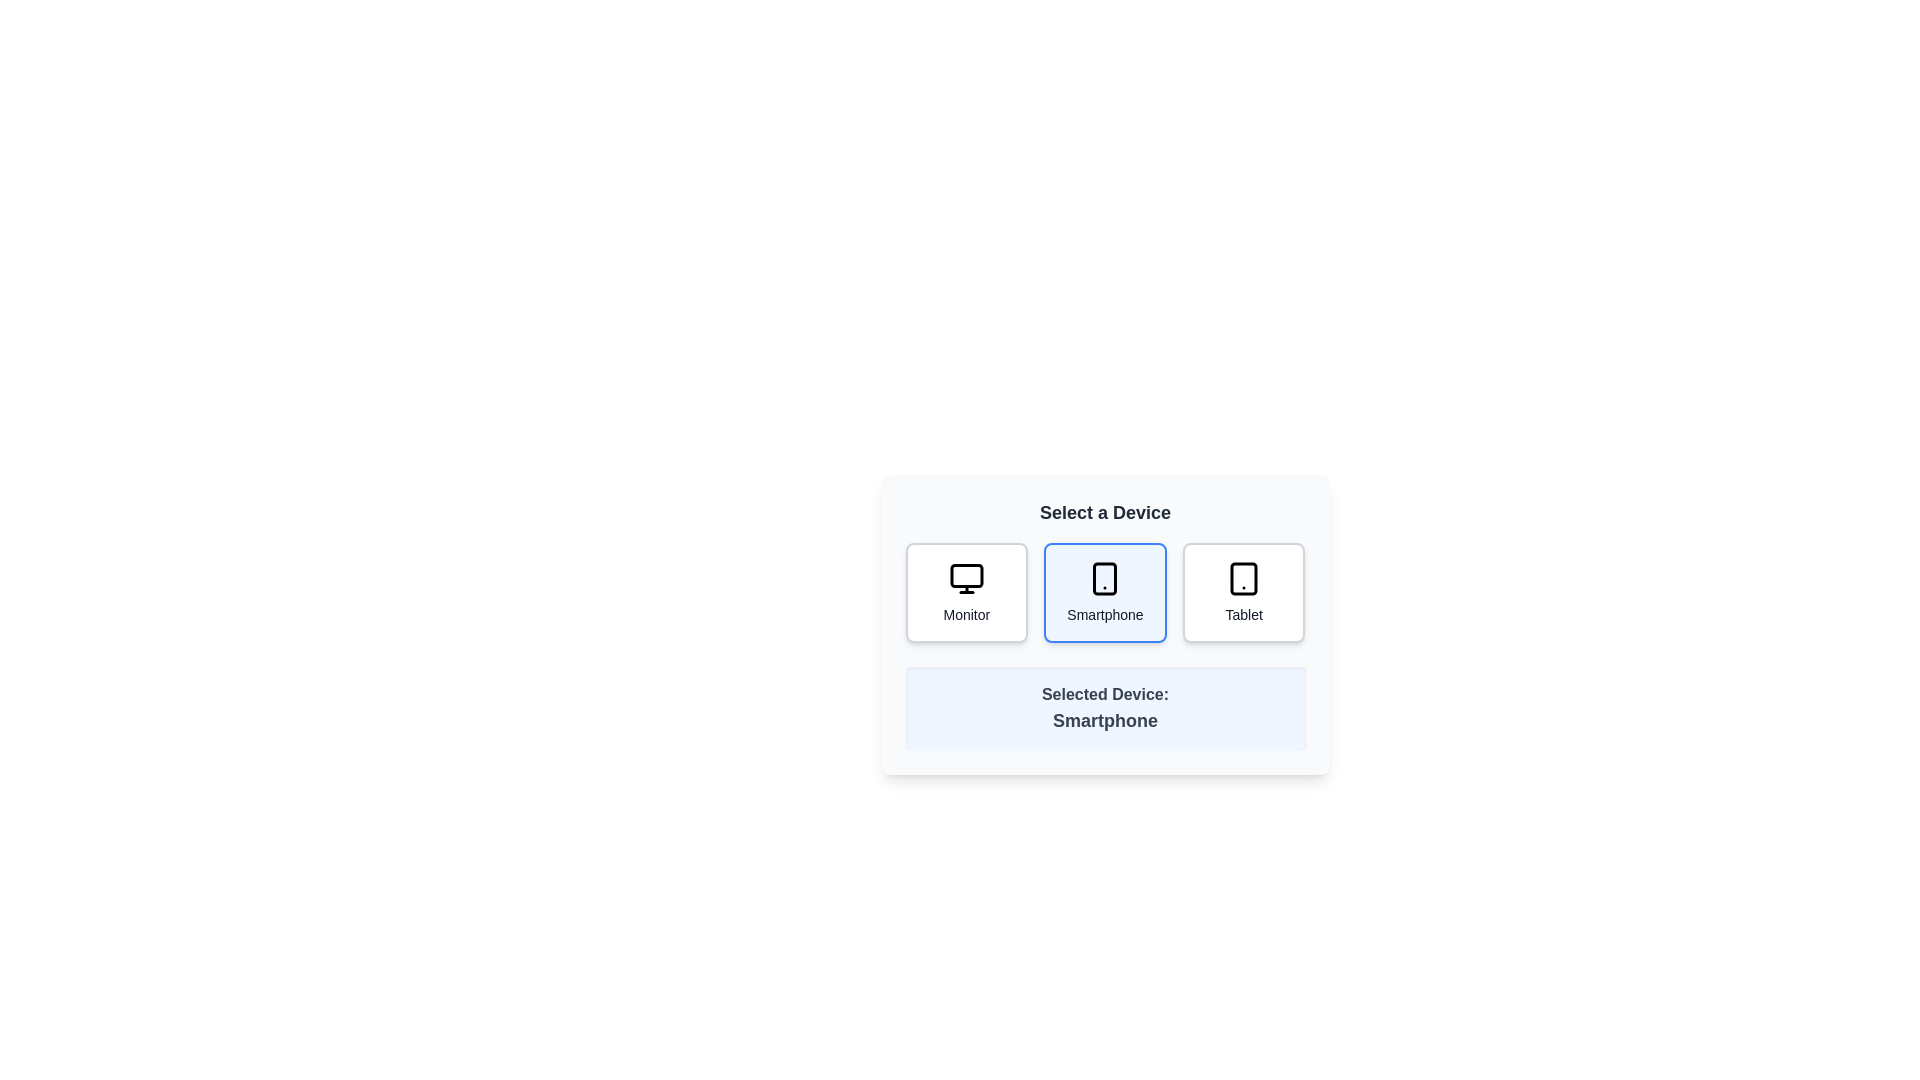  I want to click on the button corresponding to the device Tablet to select it, so click(1243, 592).